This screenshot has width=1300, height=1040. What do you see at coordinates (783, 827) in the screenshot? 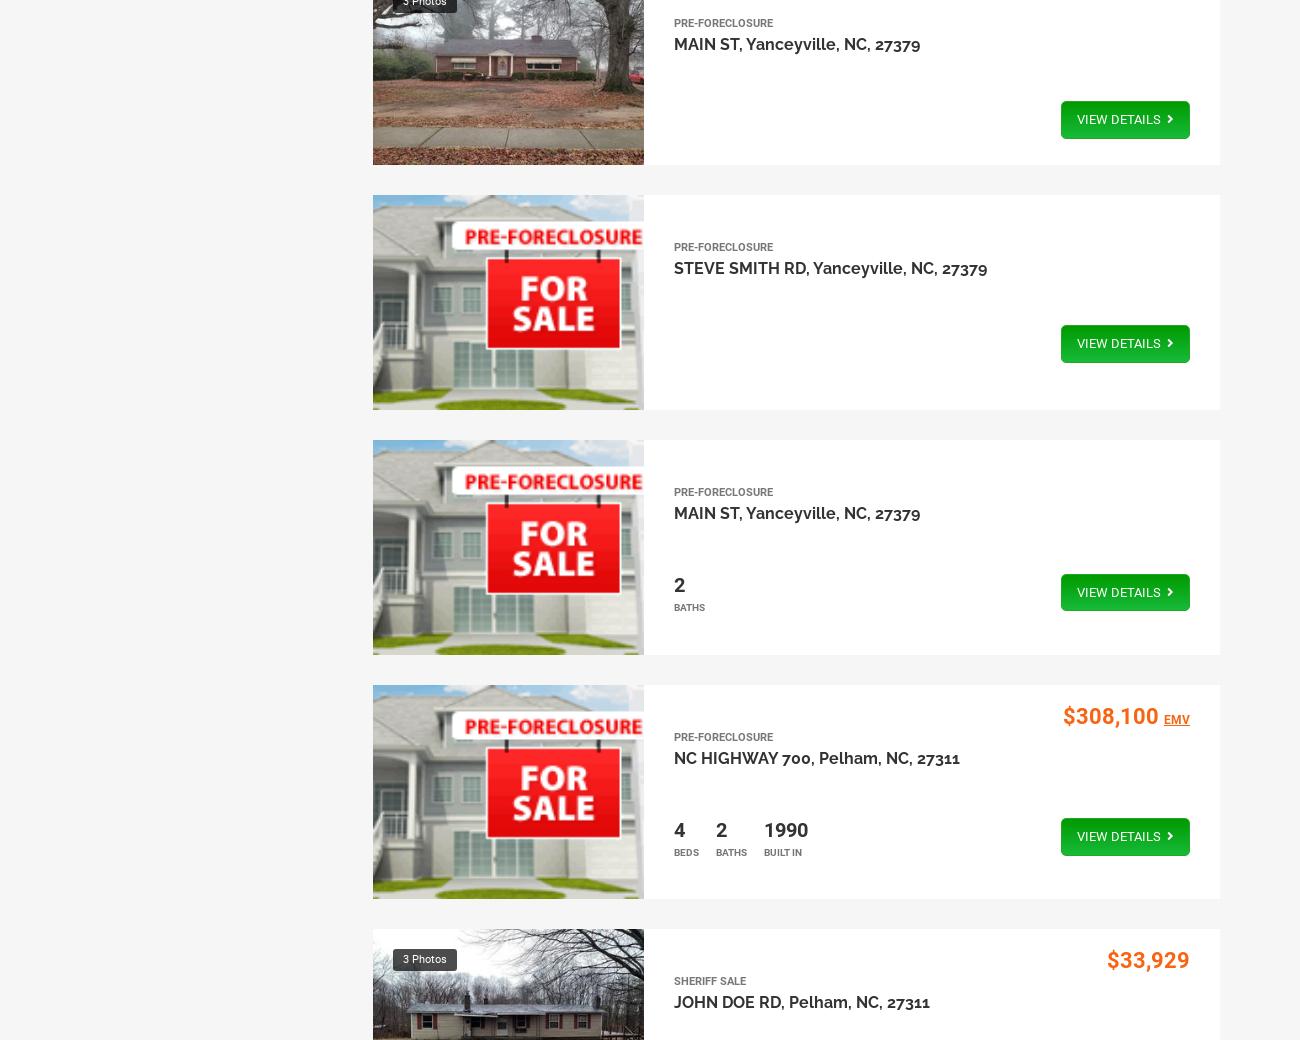
I see `'1990'` at bounding box center [783, 827].